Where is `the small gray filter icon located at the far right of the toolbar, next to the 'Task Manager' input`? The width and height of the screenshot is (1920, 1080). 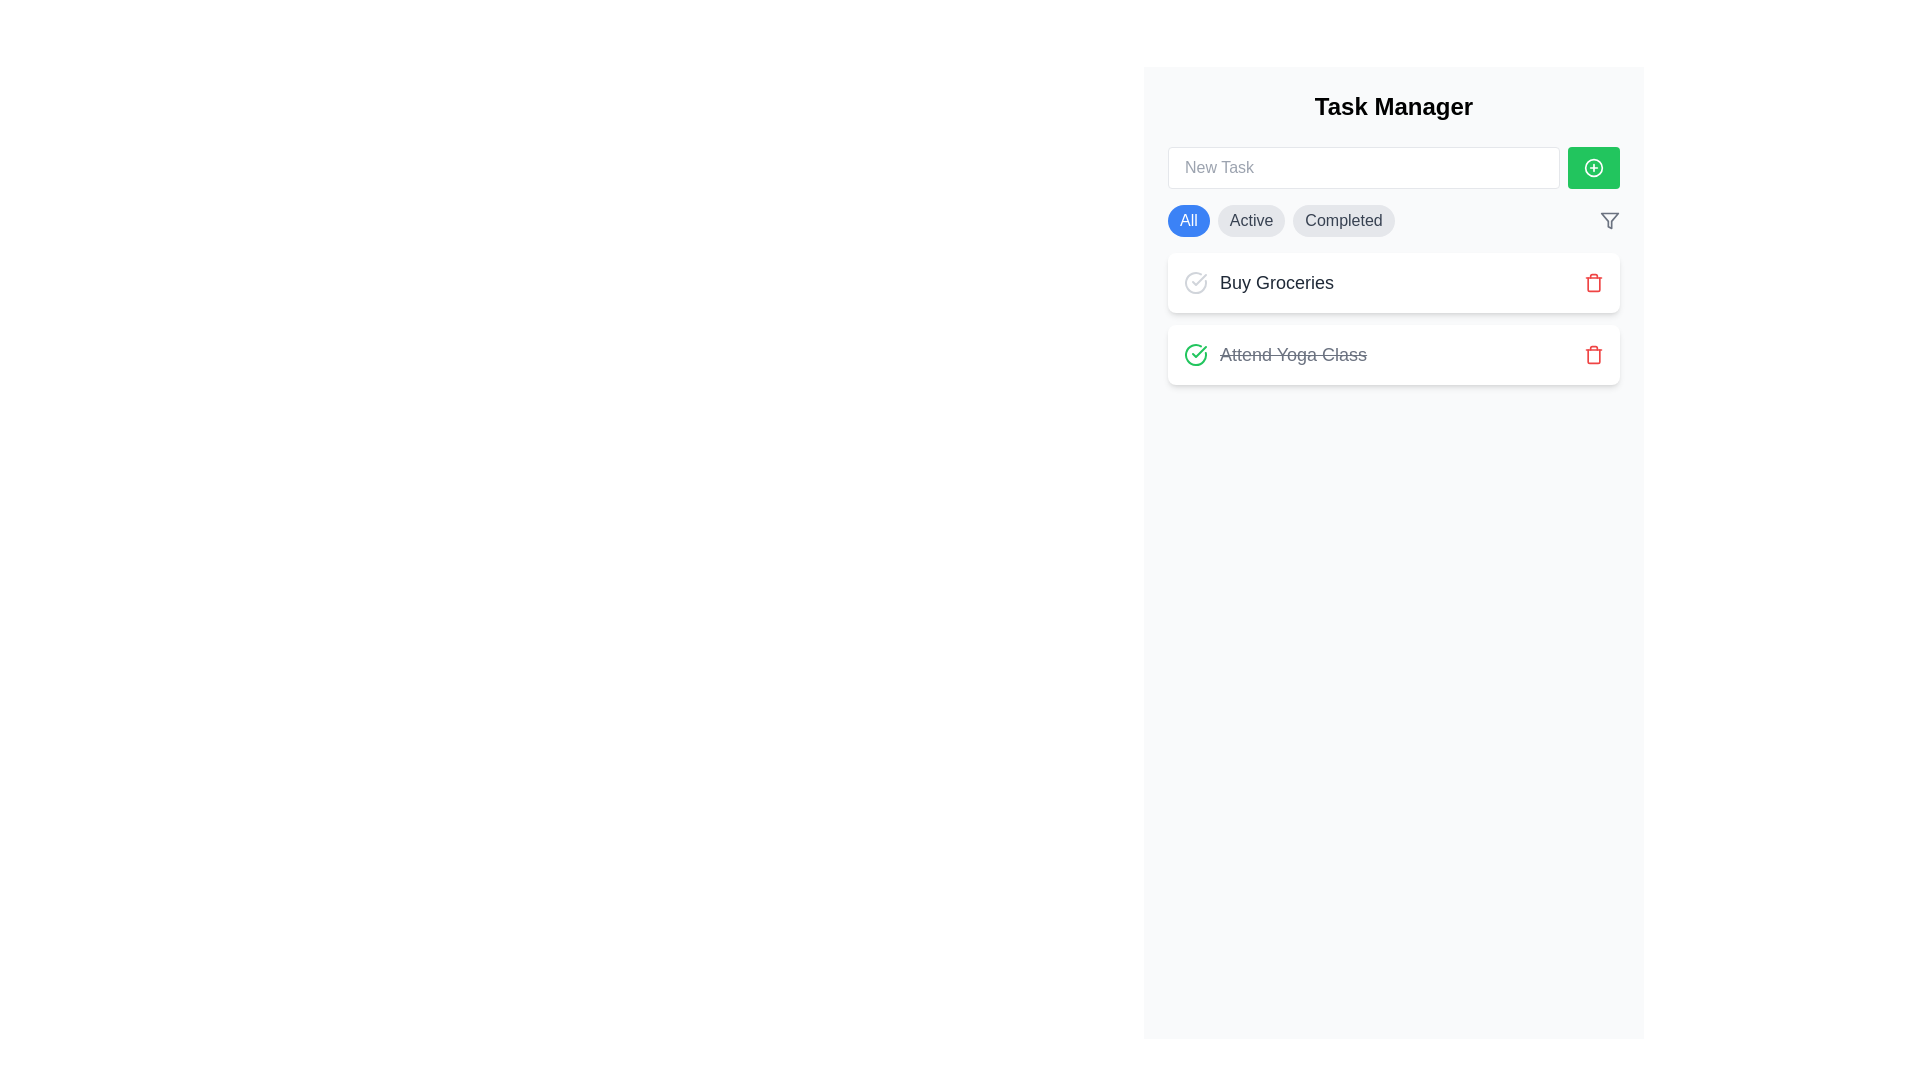
the small gray filter icon located at the far right of the toolbar, next to the 'Task Manager' input is located at coordinates (1609, 220).